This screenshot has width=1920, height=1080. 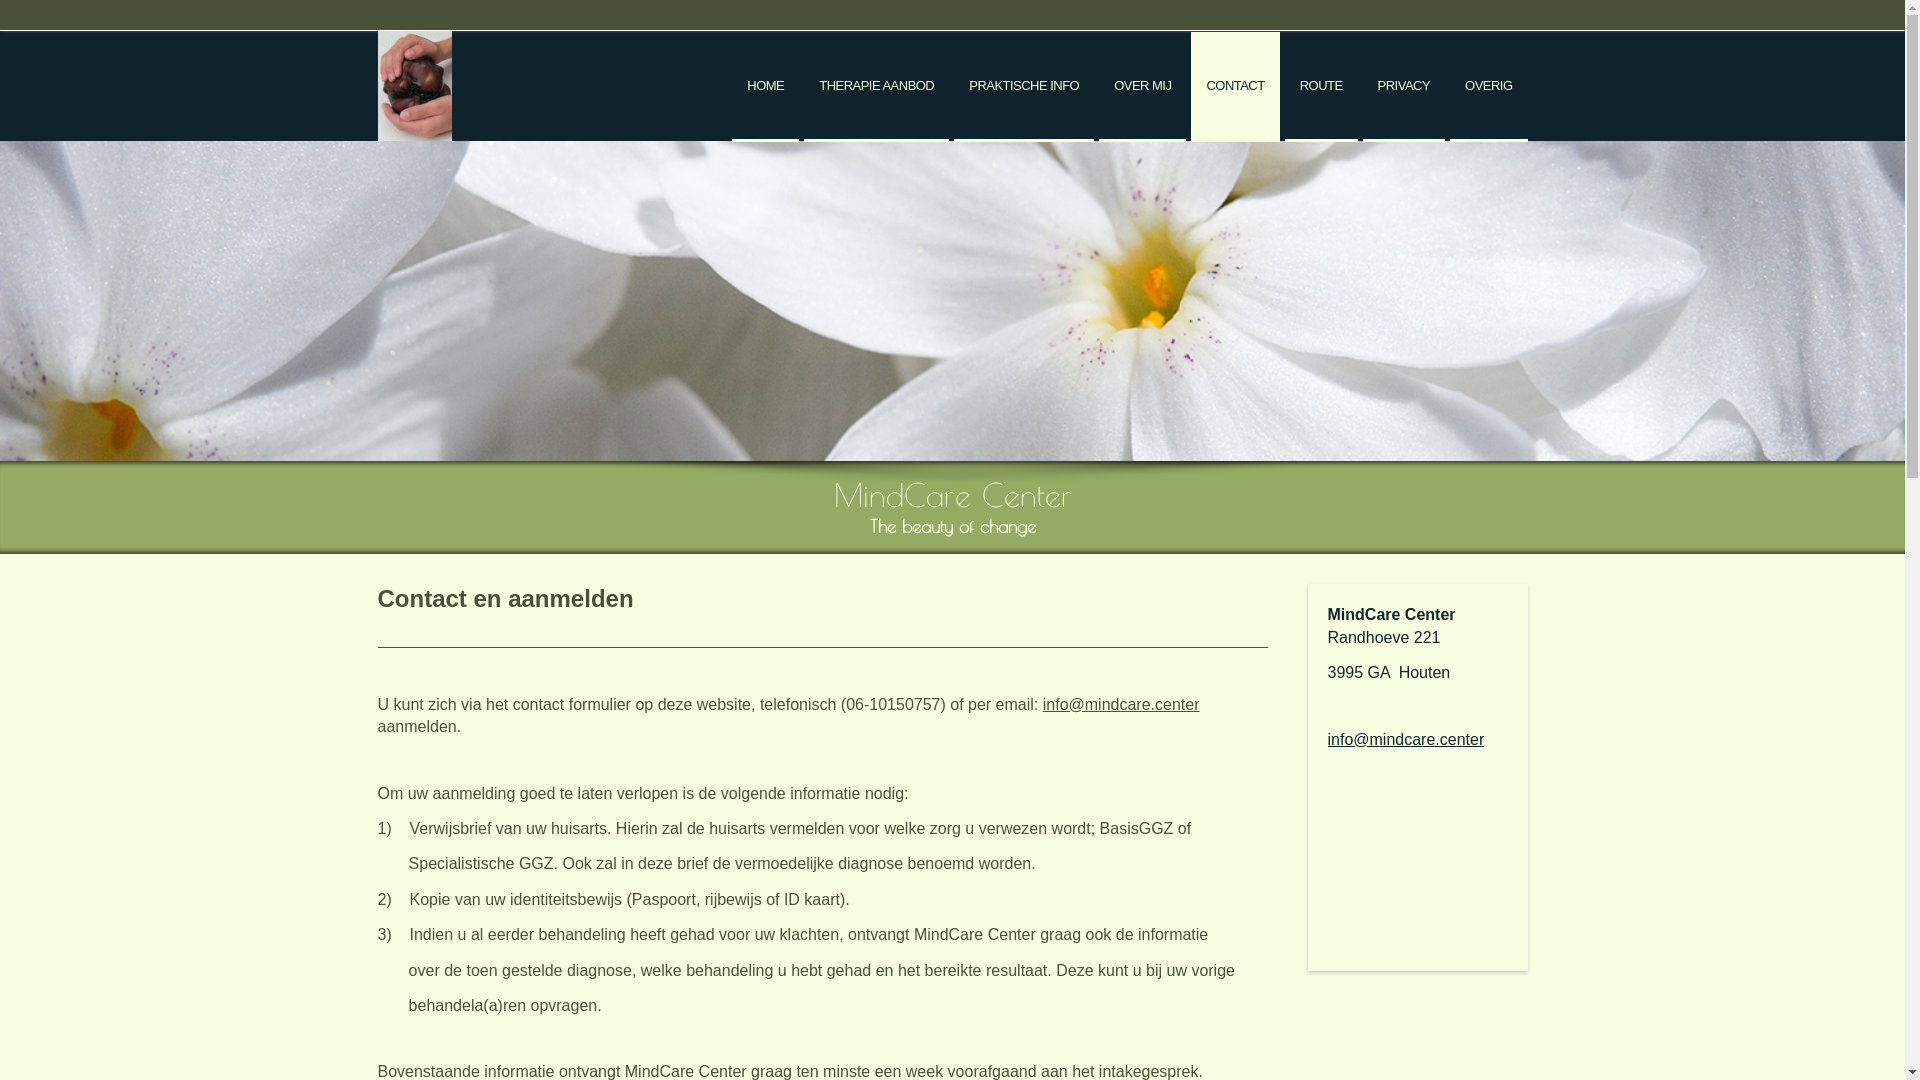 I want to click on 'info@mindcare.center', so click(x=1405, y=739).